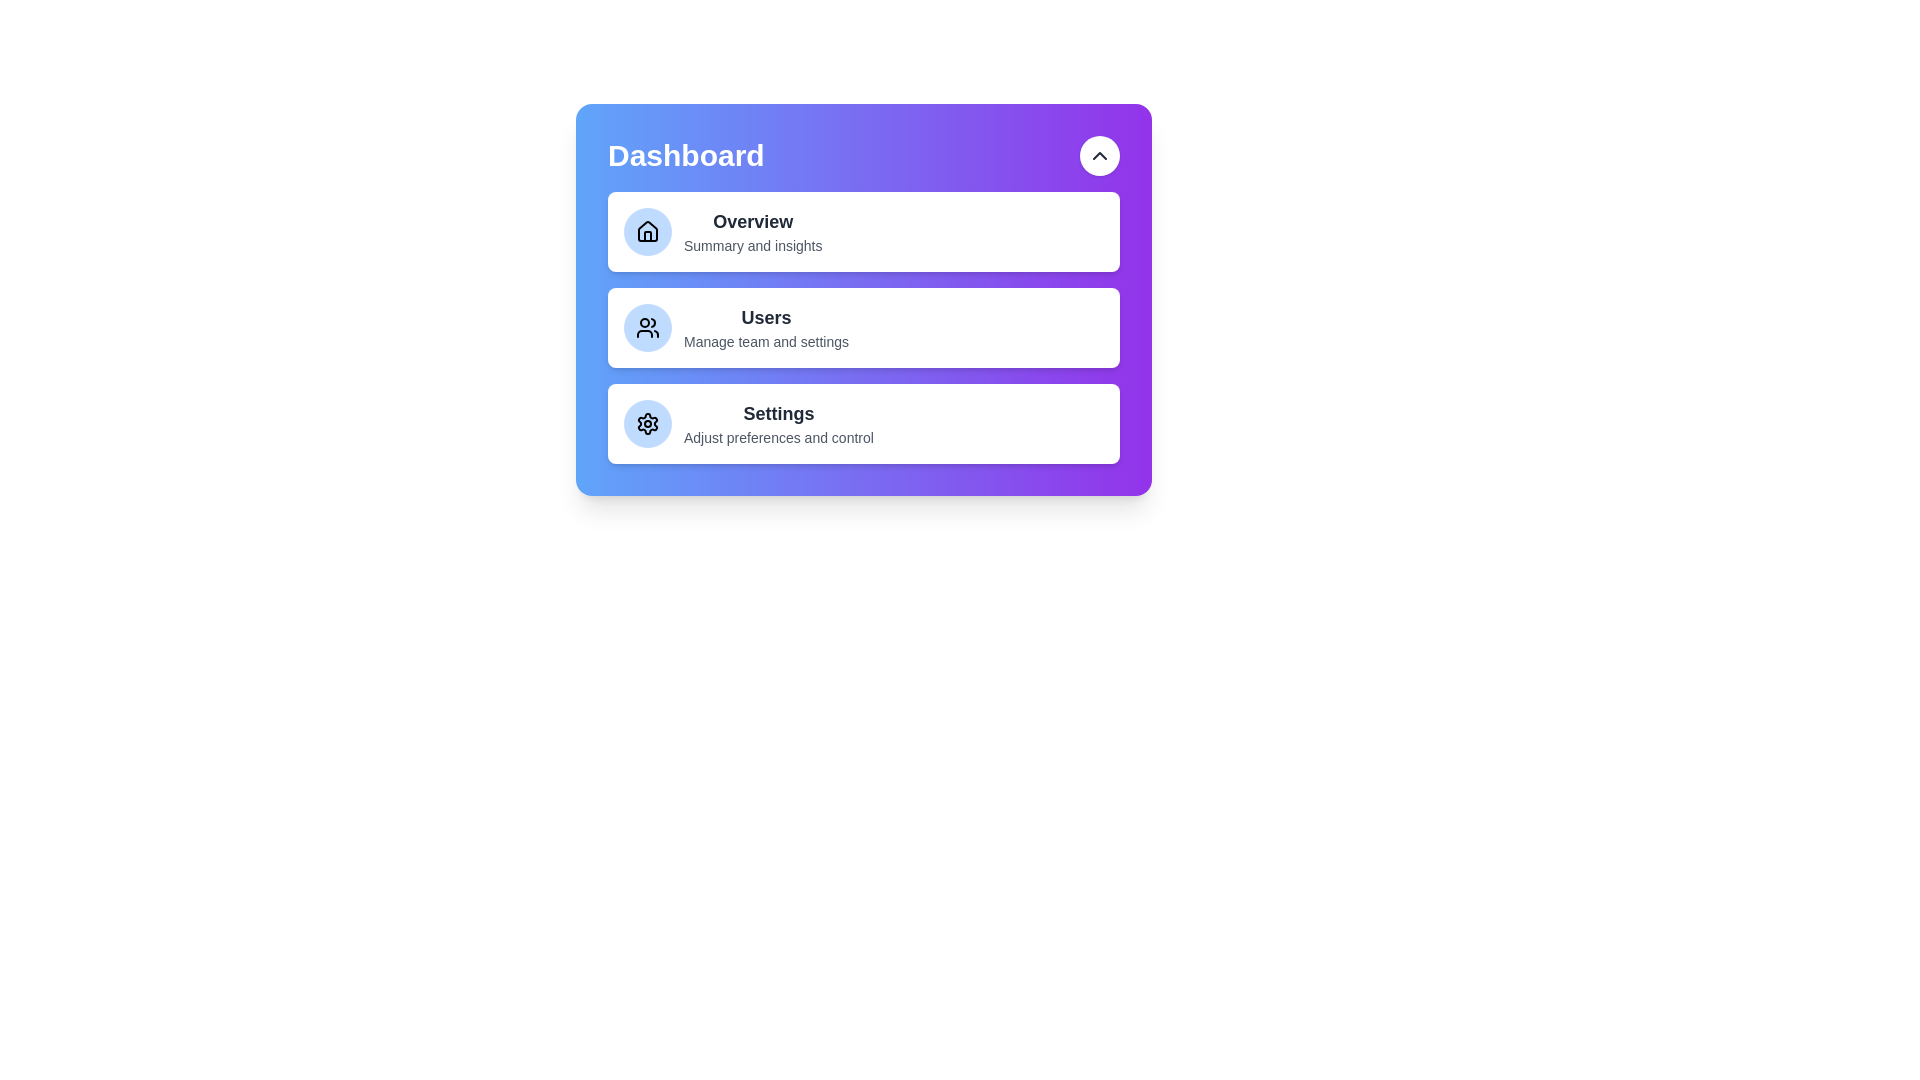 The width and height of the screenshot is (1920, 1080). Describe the element at coordinates (864, 326) in the screenshot. I see `the menu item Users to select it` at that location.